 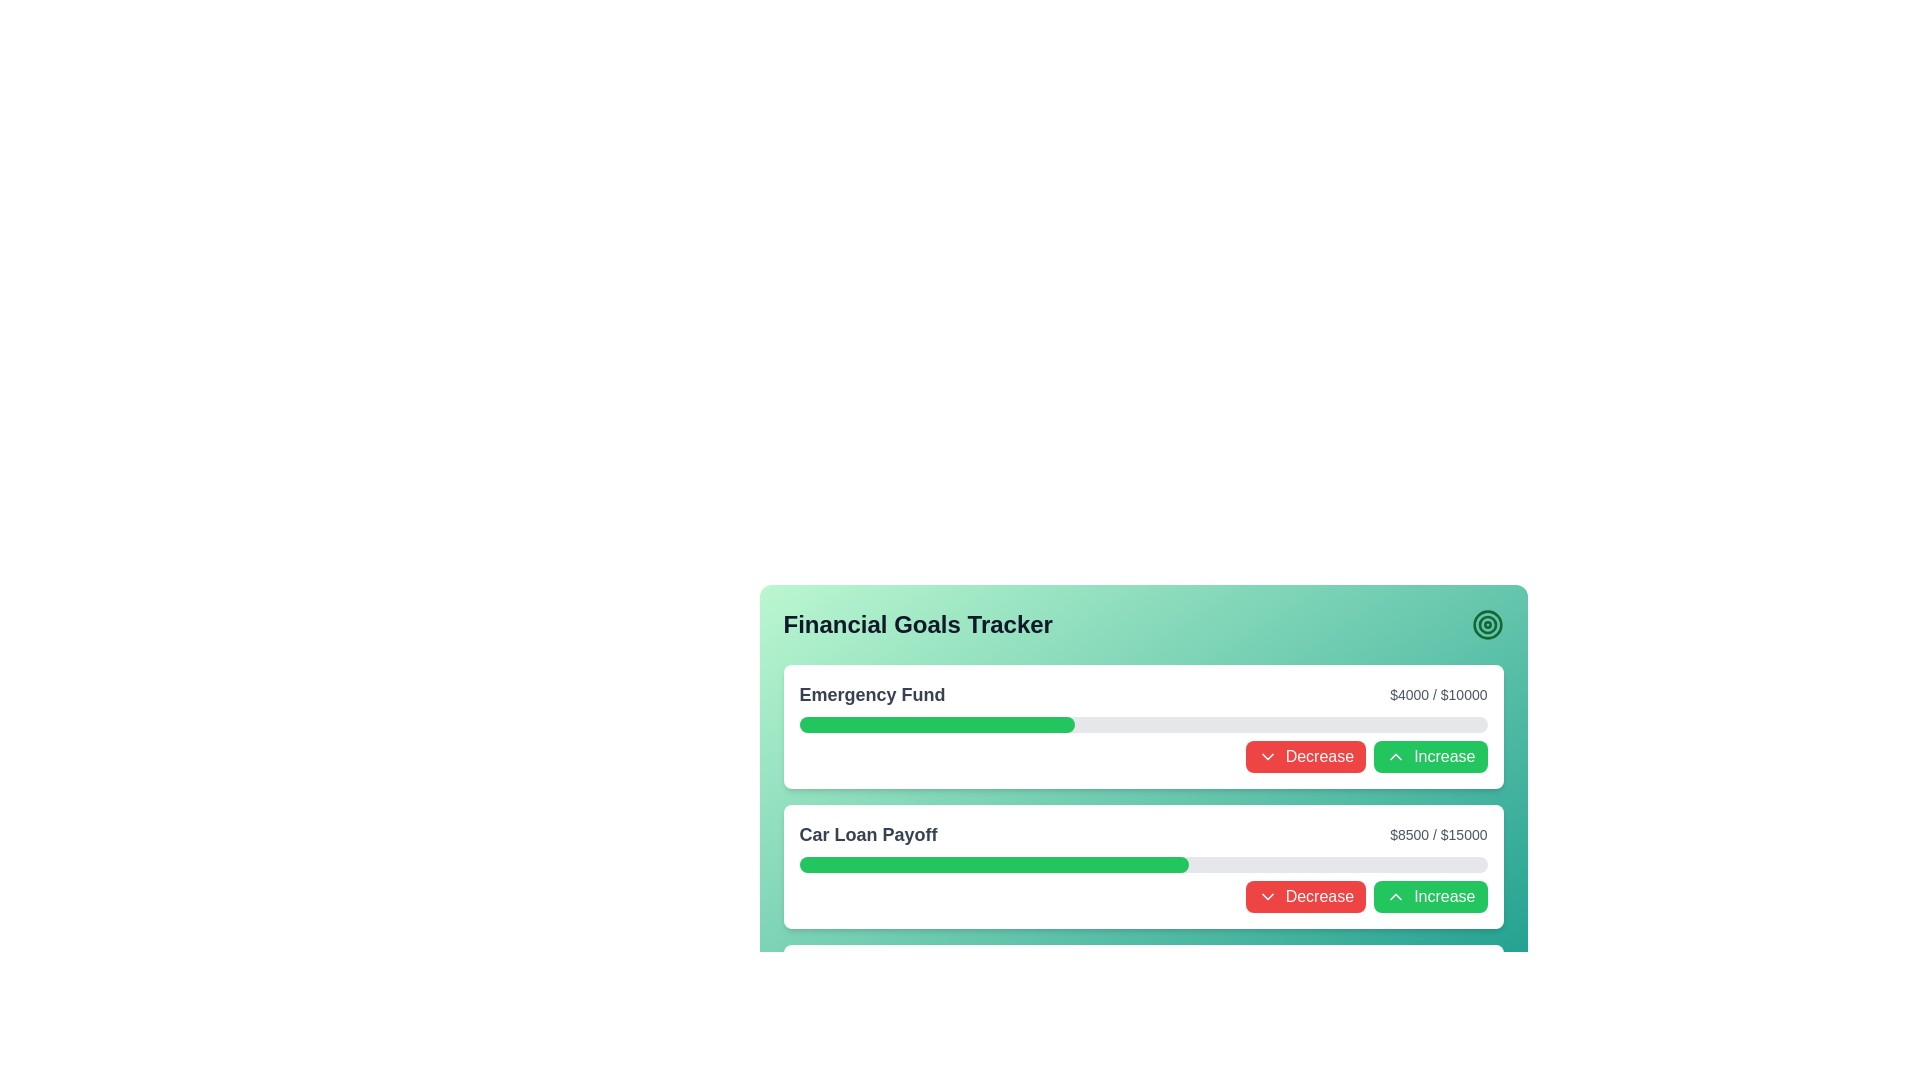 I want to click on the downward chevron icon within the red 'Decrease' button for additional options, so click(x=1266, y=896).